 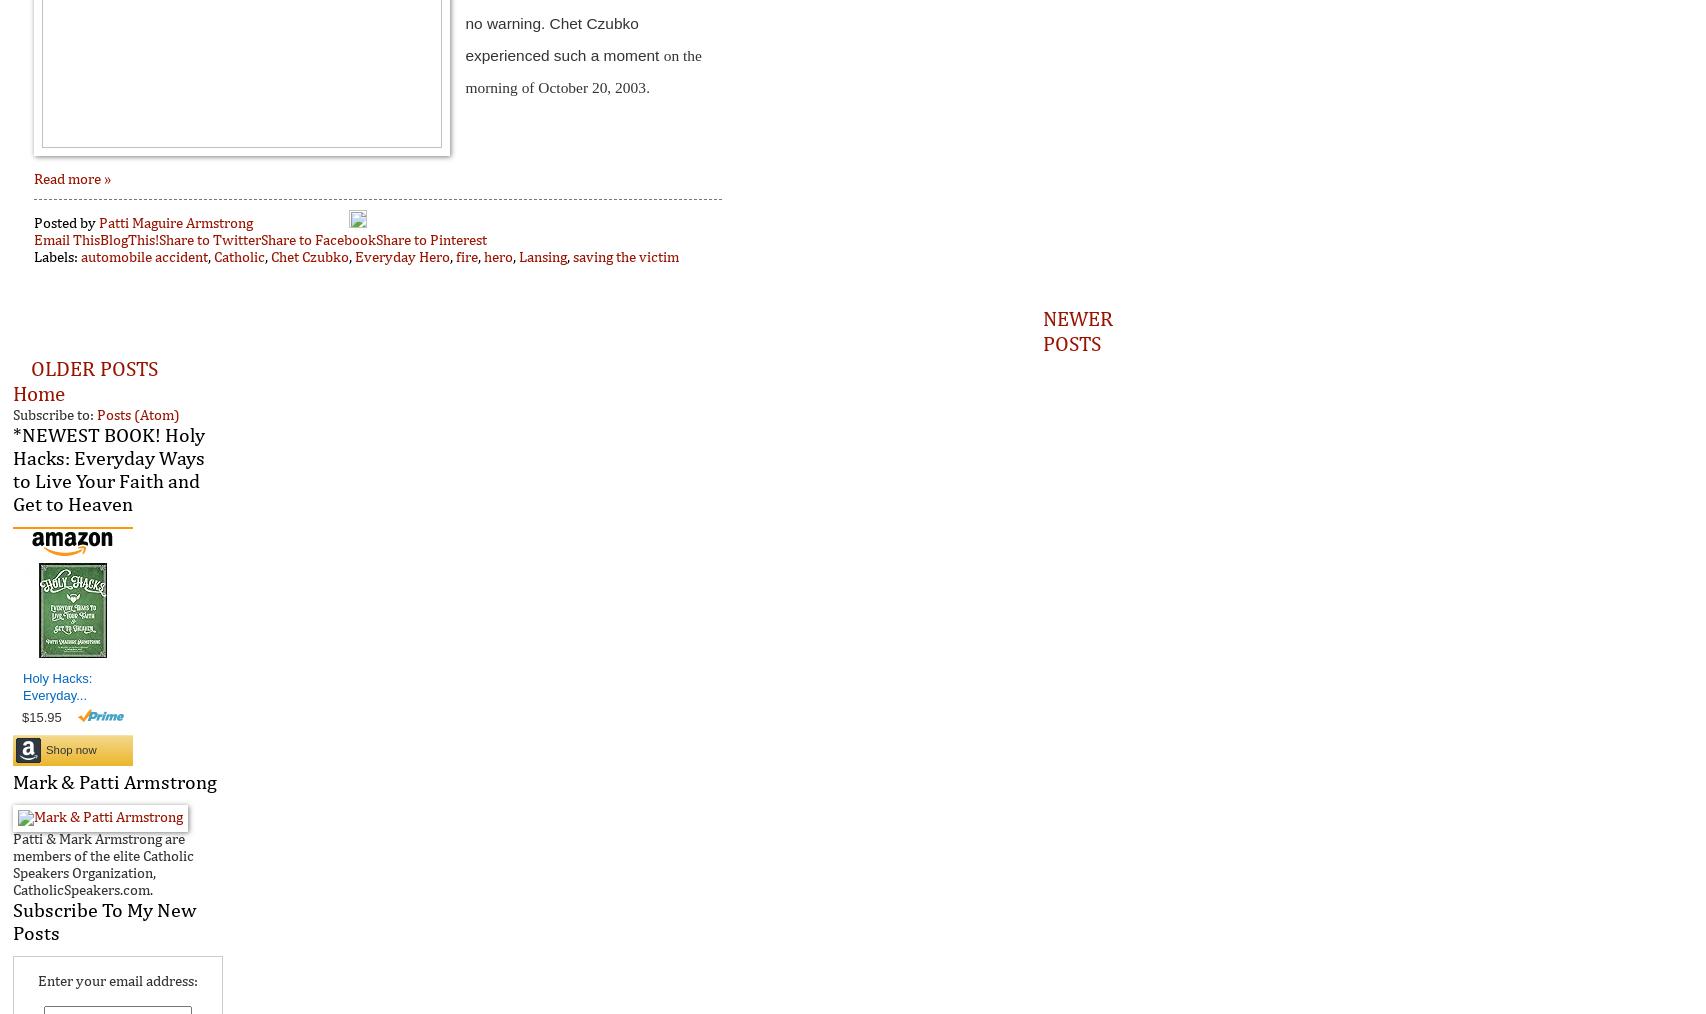 What do you see at coordinates (54, 414) in the screenshot?
I see `'Subscribe to:'` at bounding box center [54, 414].